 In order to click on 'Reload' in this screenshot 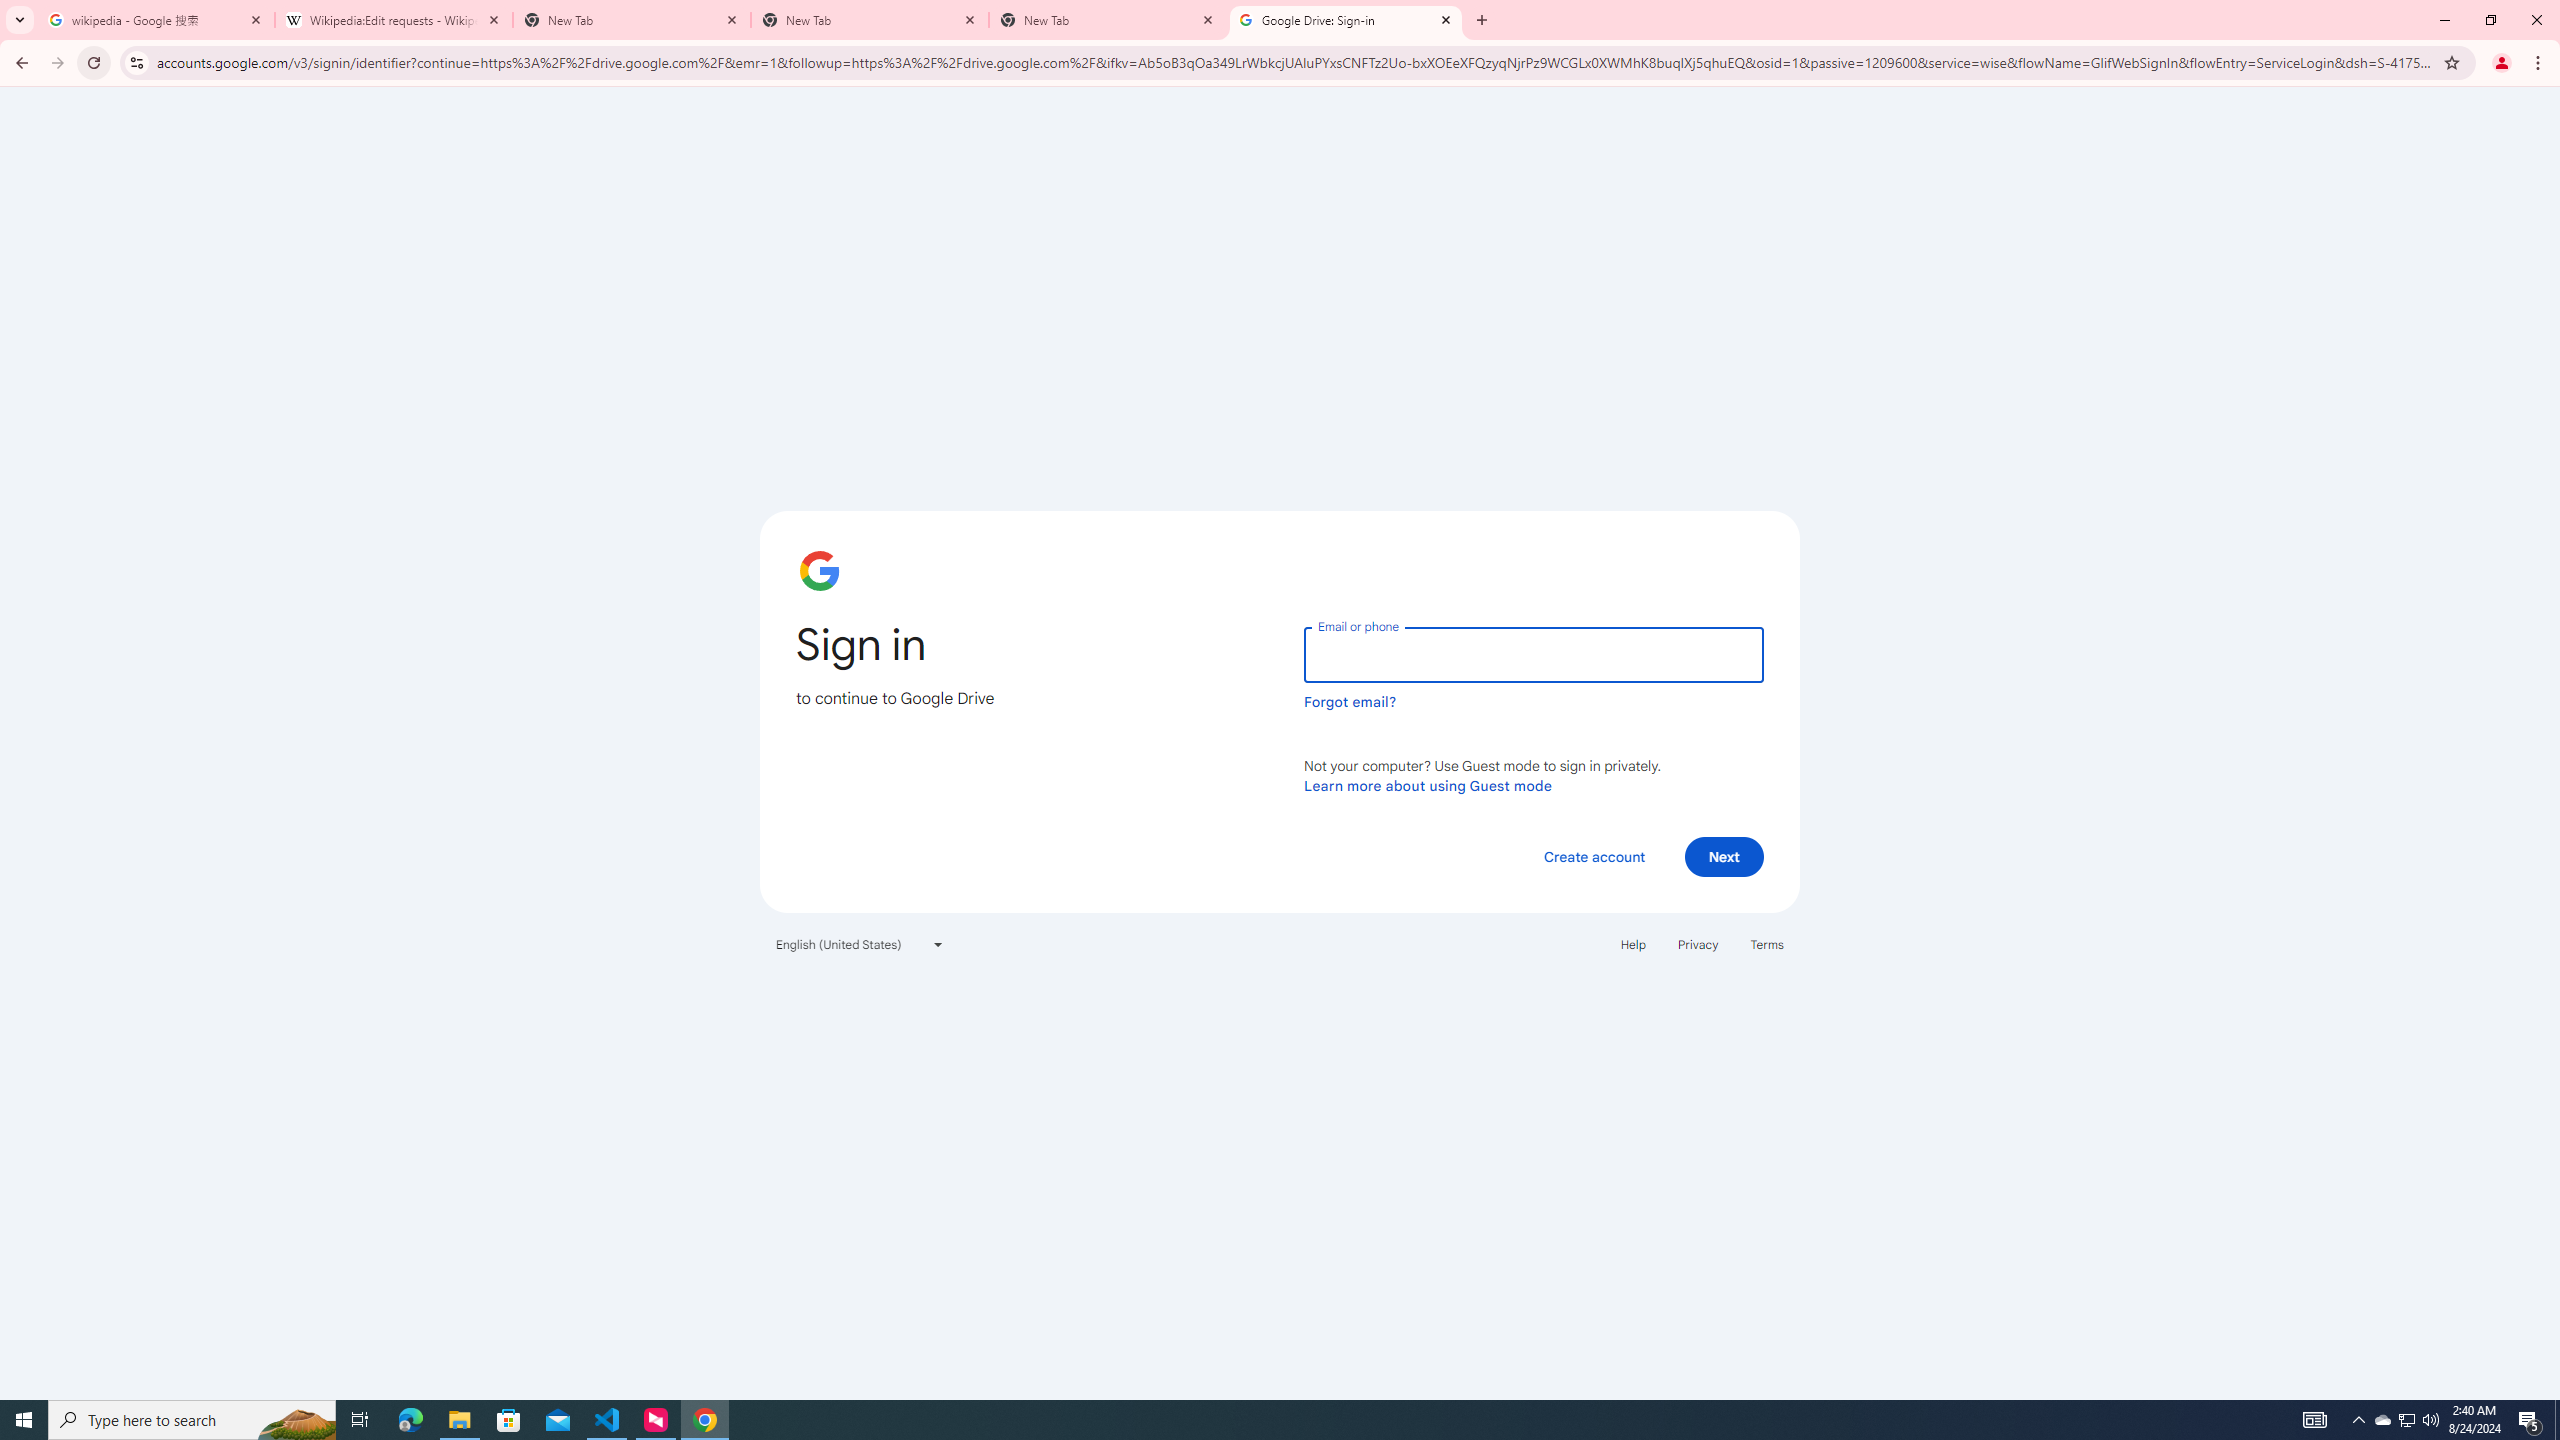, I will do `click(93, 62)`.